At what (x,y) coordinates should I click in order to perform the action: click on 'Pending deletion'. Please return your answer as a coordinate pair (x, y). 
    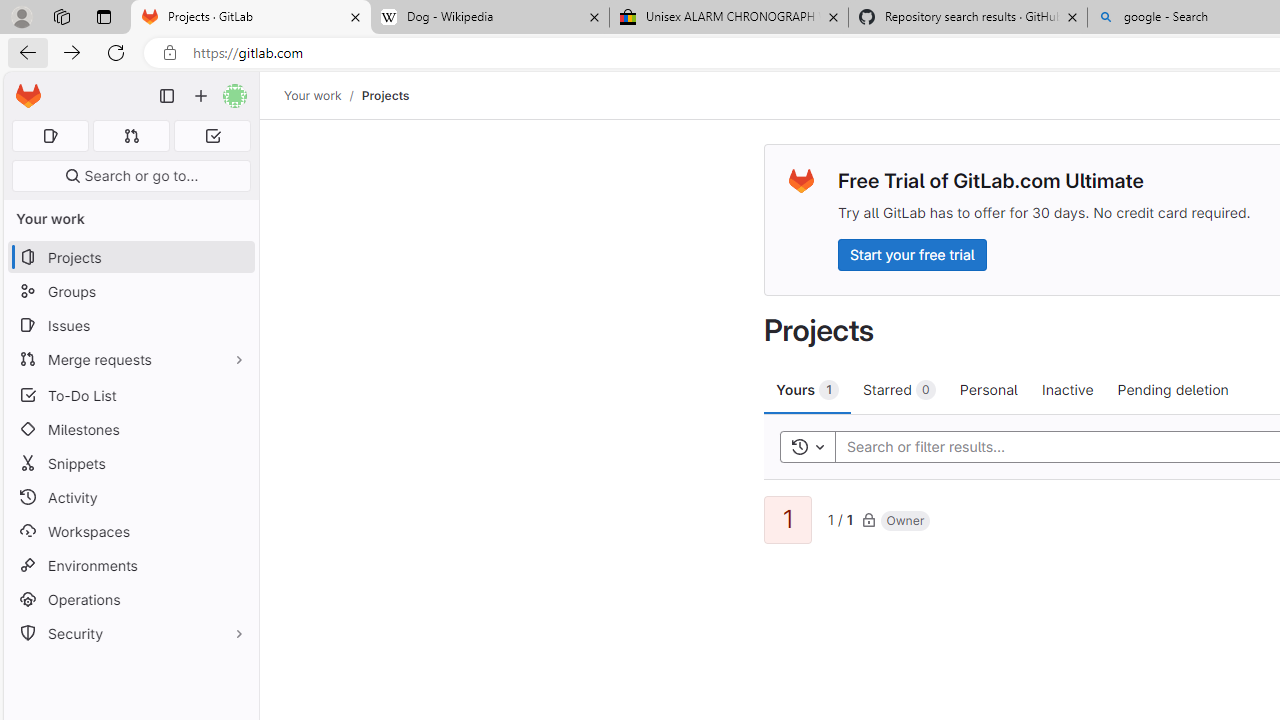
    Looking at the image, I should click on (1173, 389).